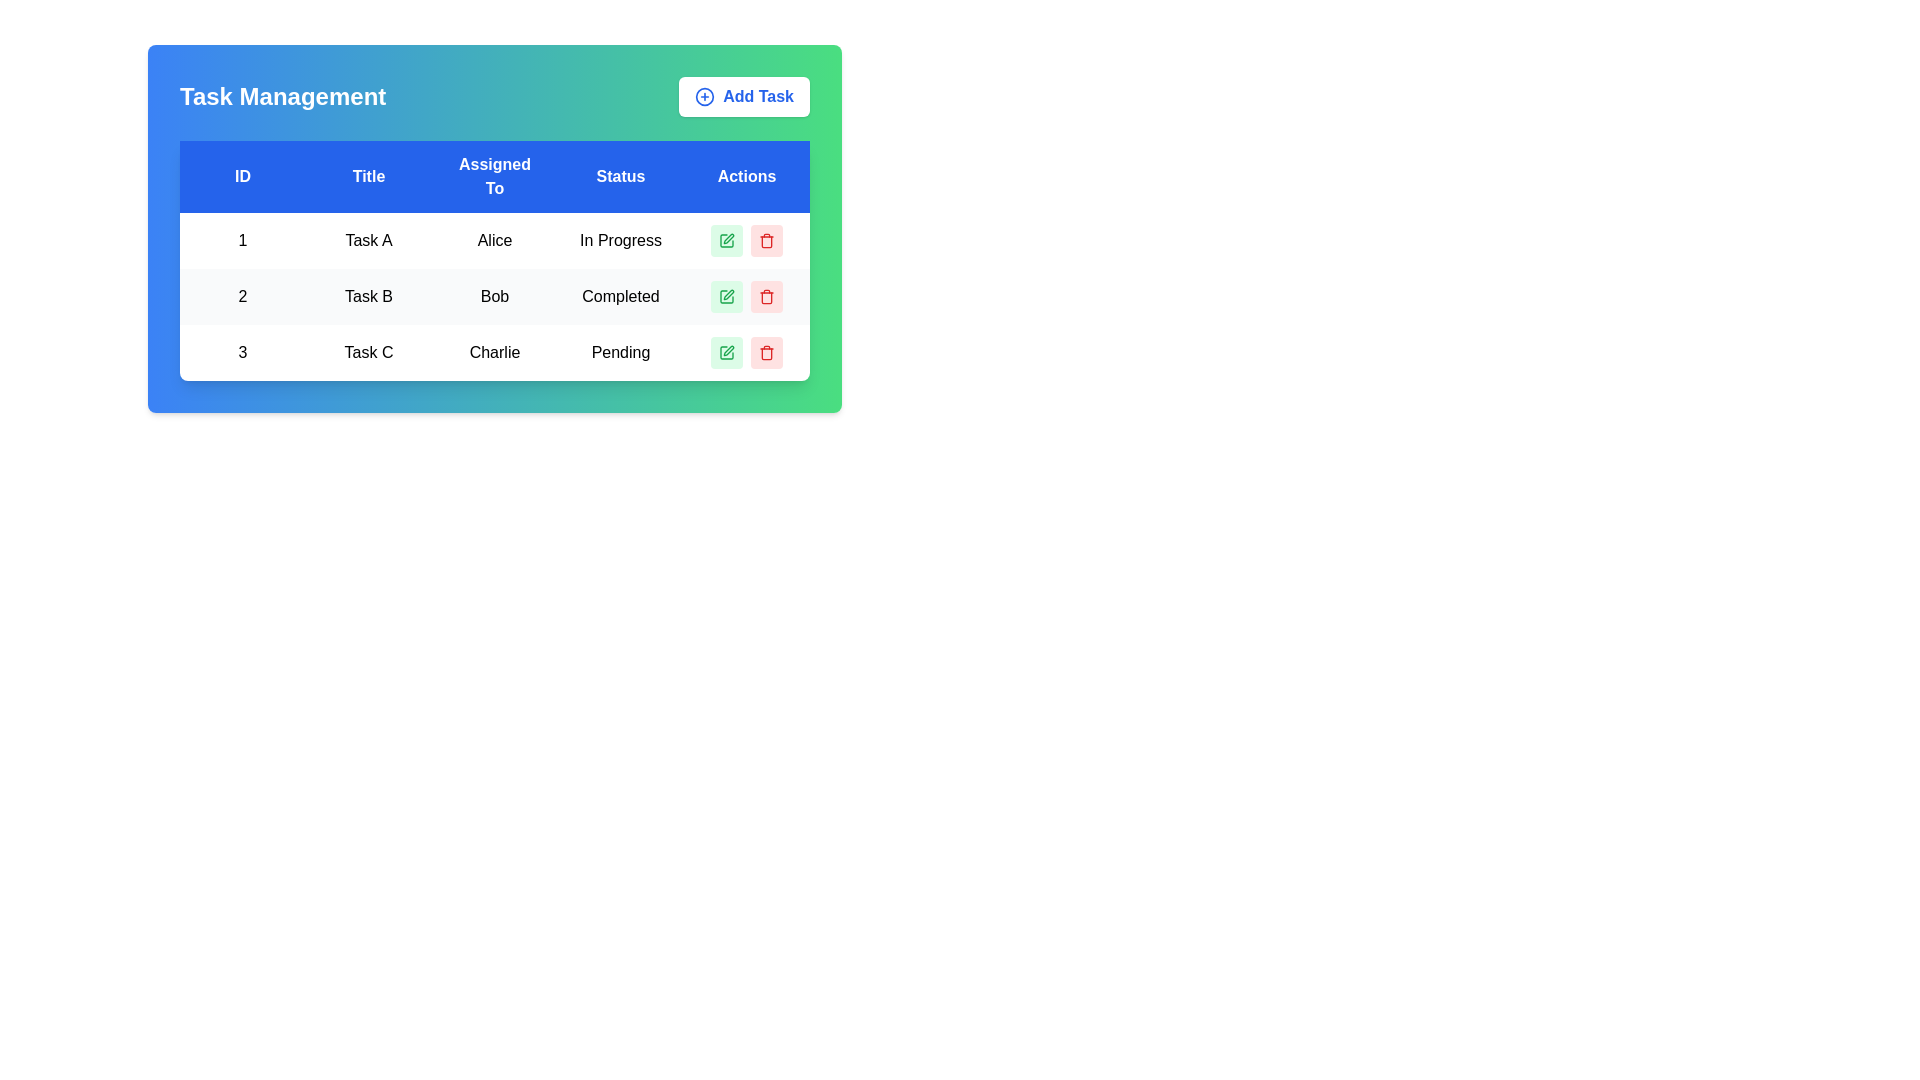  I want to click on the text label displaying 'Pending' in the 'Status' column of the table, located in the third row, so click(619, 352).